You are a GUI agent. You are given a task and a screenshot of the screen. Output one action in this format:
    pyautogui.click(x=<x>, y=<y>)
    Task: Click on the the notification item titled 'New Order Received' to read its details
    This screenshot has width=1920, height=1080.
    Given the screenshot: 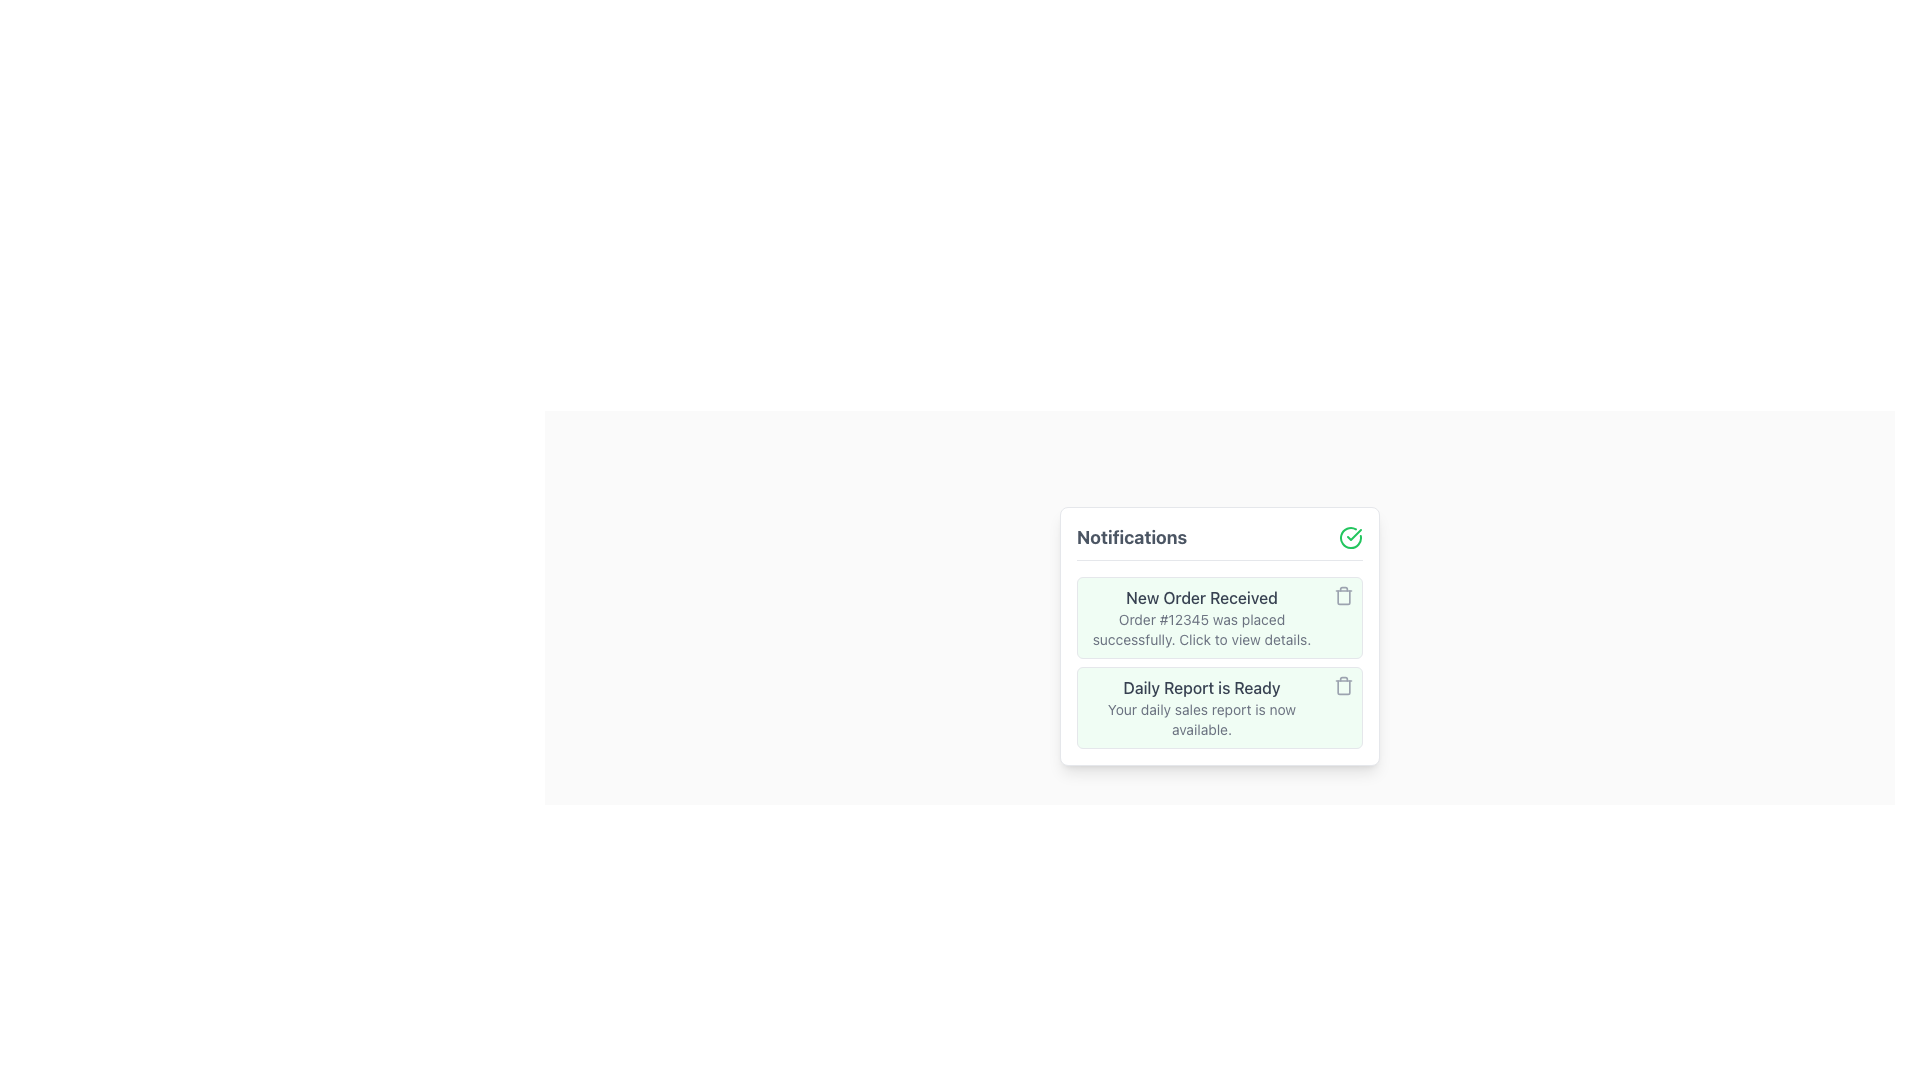 What is the action you would take?
    pyautogui.click(x=1200, y=616)
    